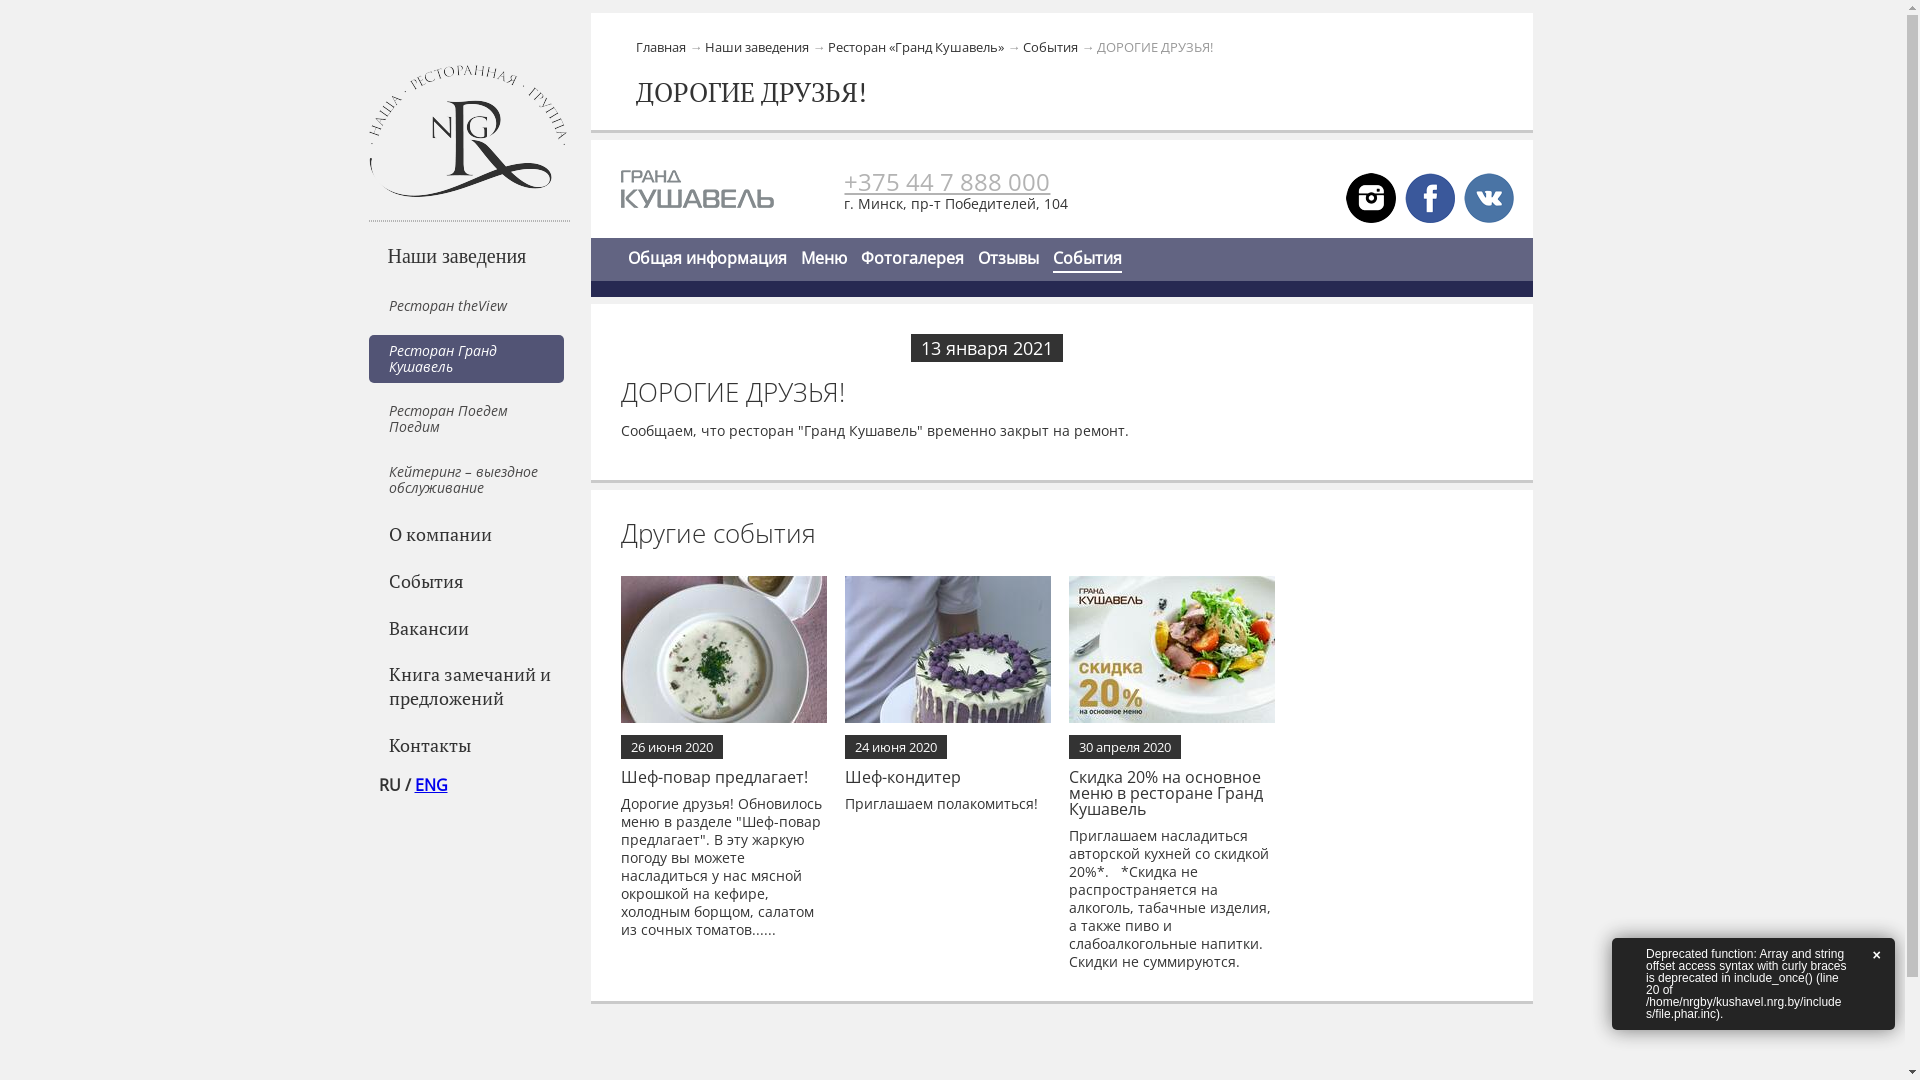 The image size is (1920, 1080). I want to click on 'VK', so click(1464, 196).